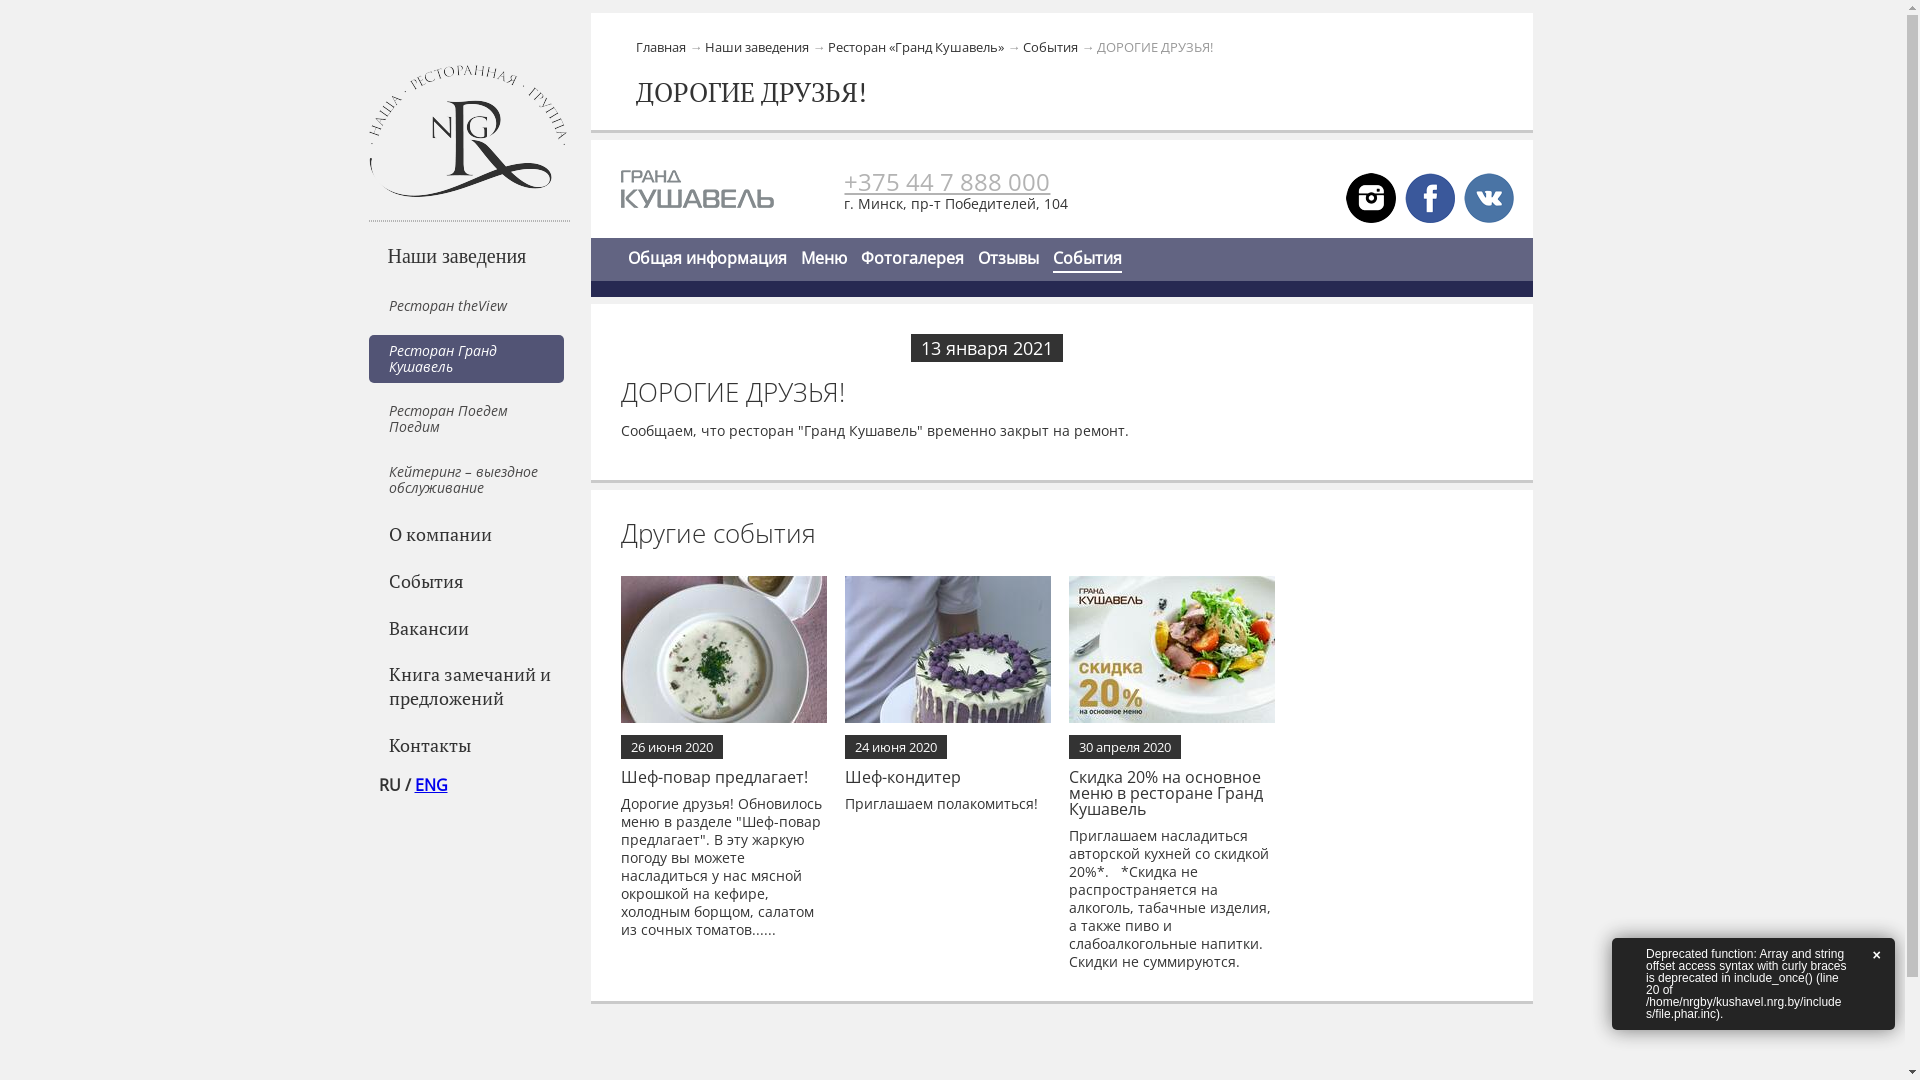 The image size is (1920, 1080). I want to click on 'VK', so click(1464, 196).